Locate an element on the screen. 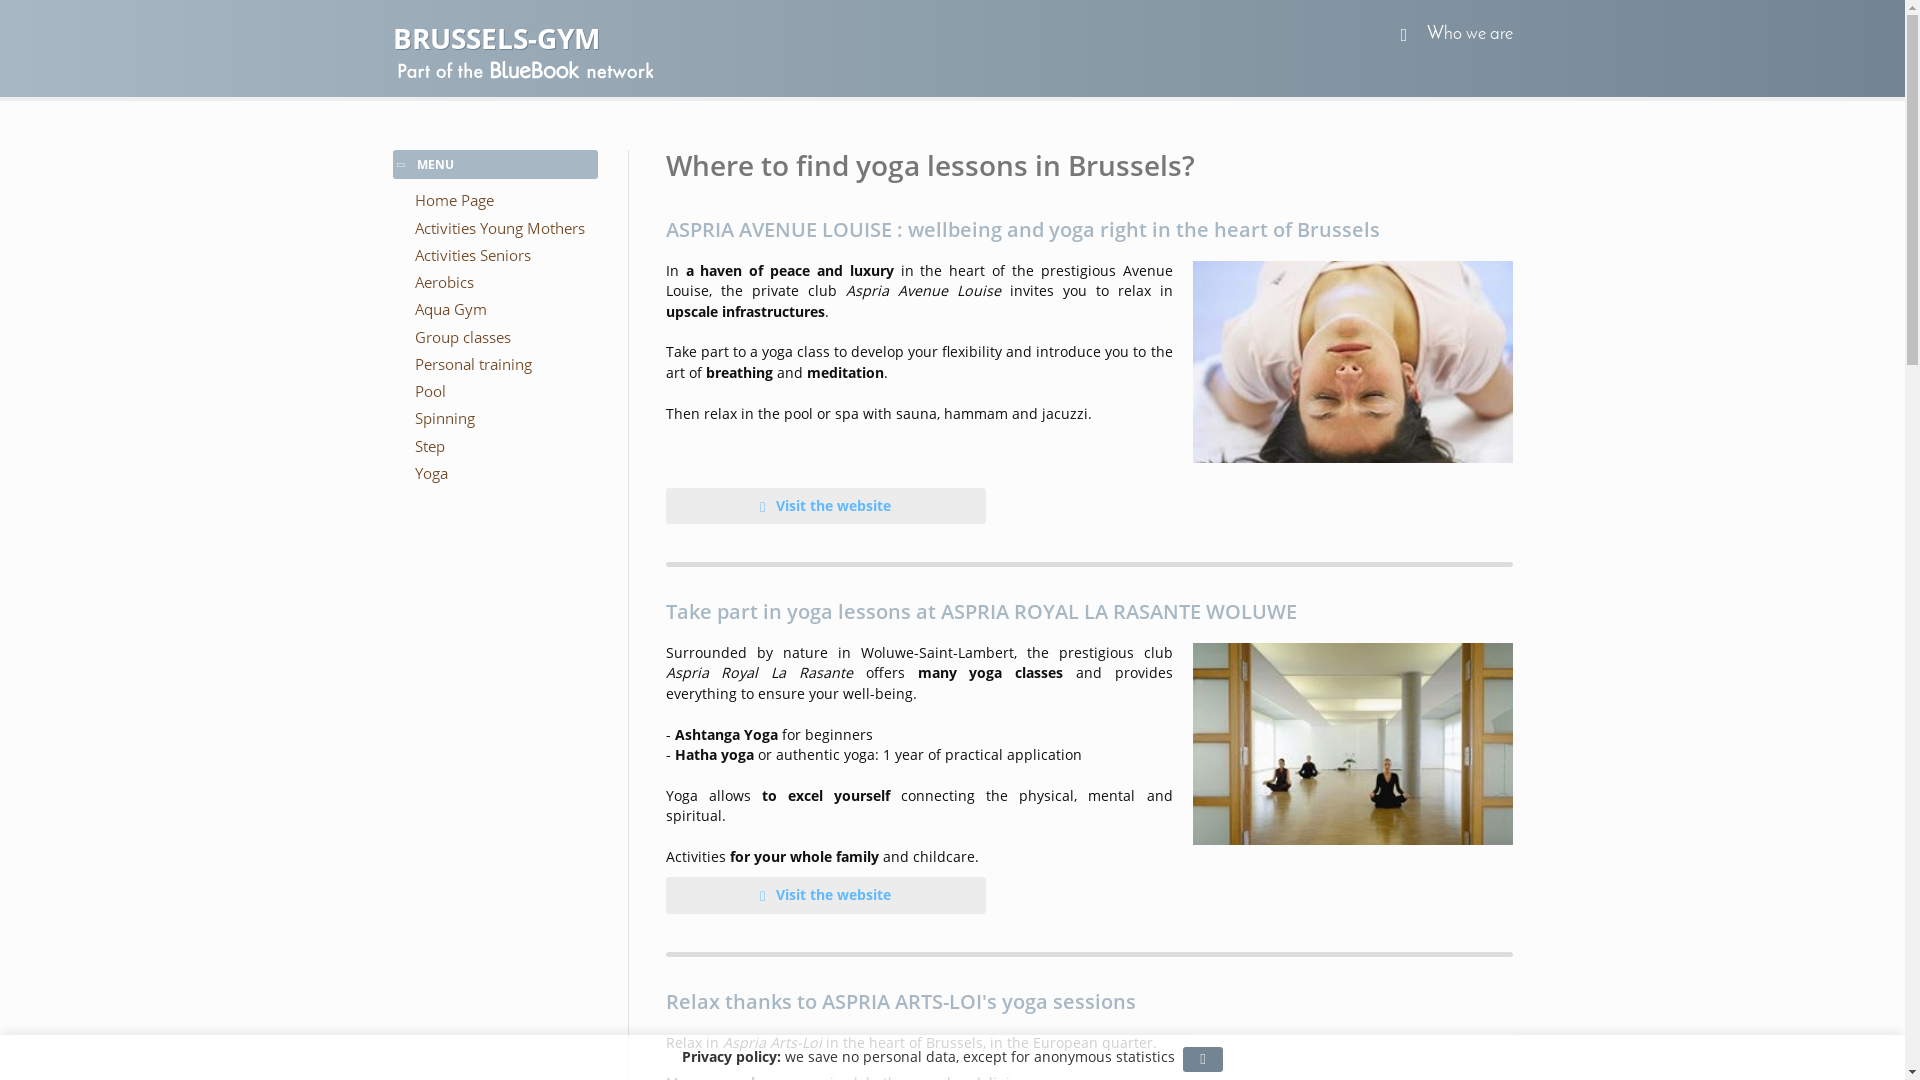 This screenshot has width=1920, height=1080. 'BRUSSELS-GYM' is located at coordinates (392, 38).